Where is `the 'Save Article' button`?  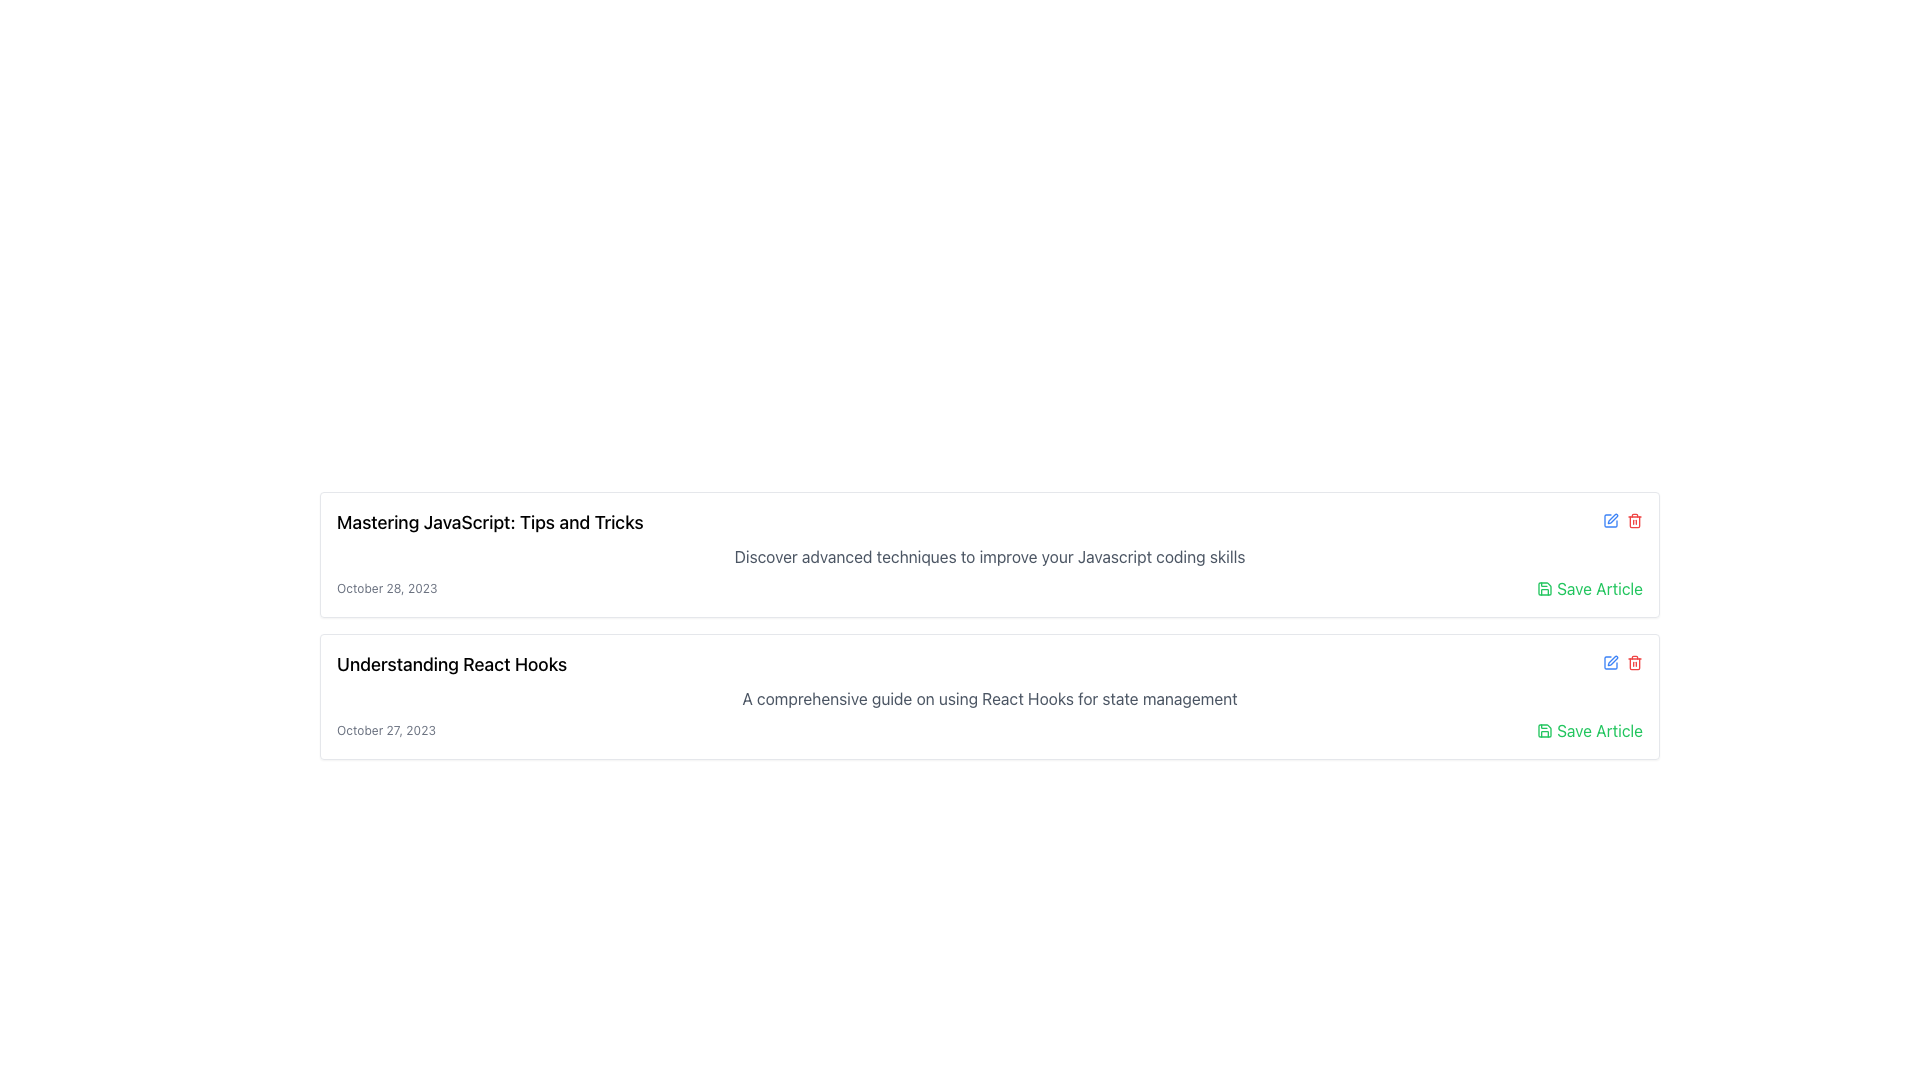 the 'Save Article' button is located at coordinates (1589, 588).